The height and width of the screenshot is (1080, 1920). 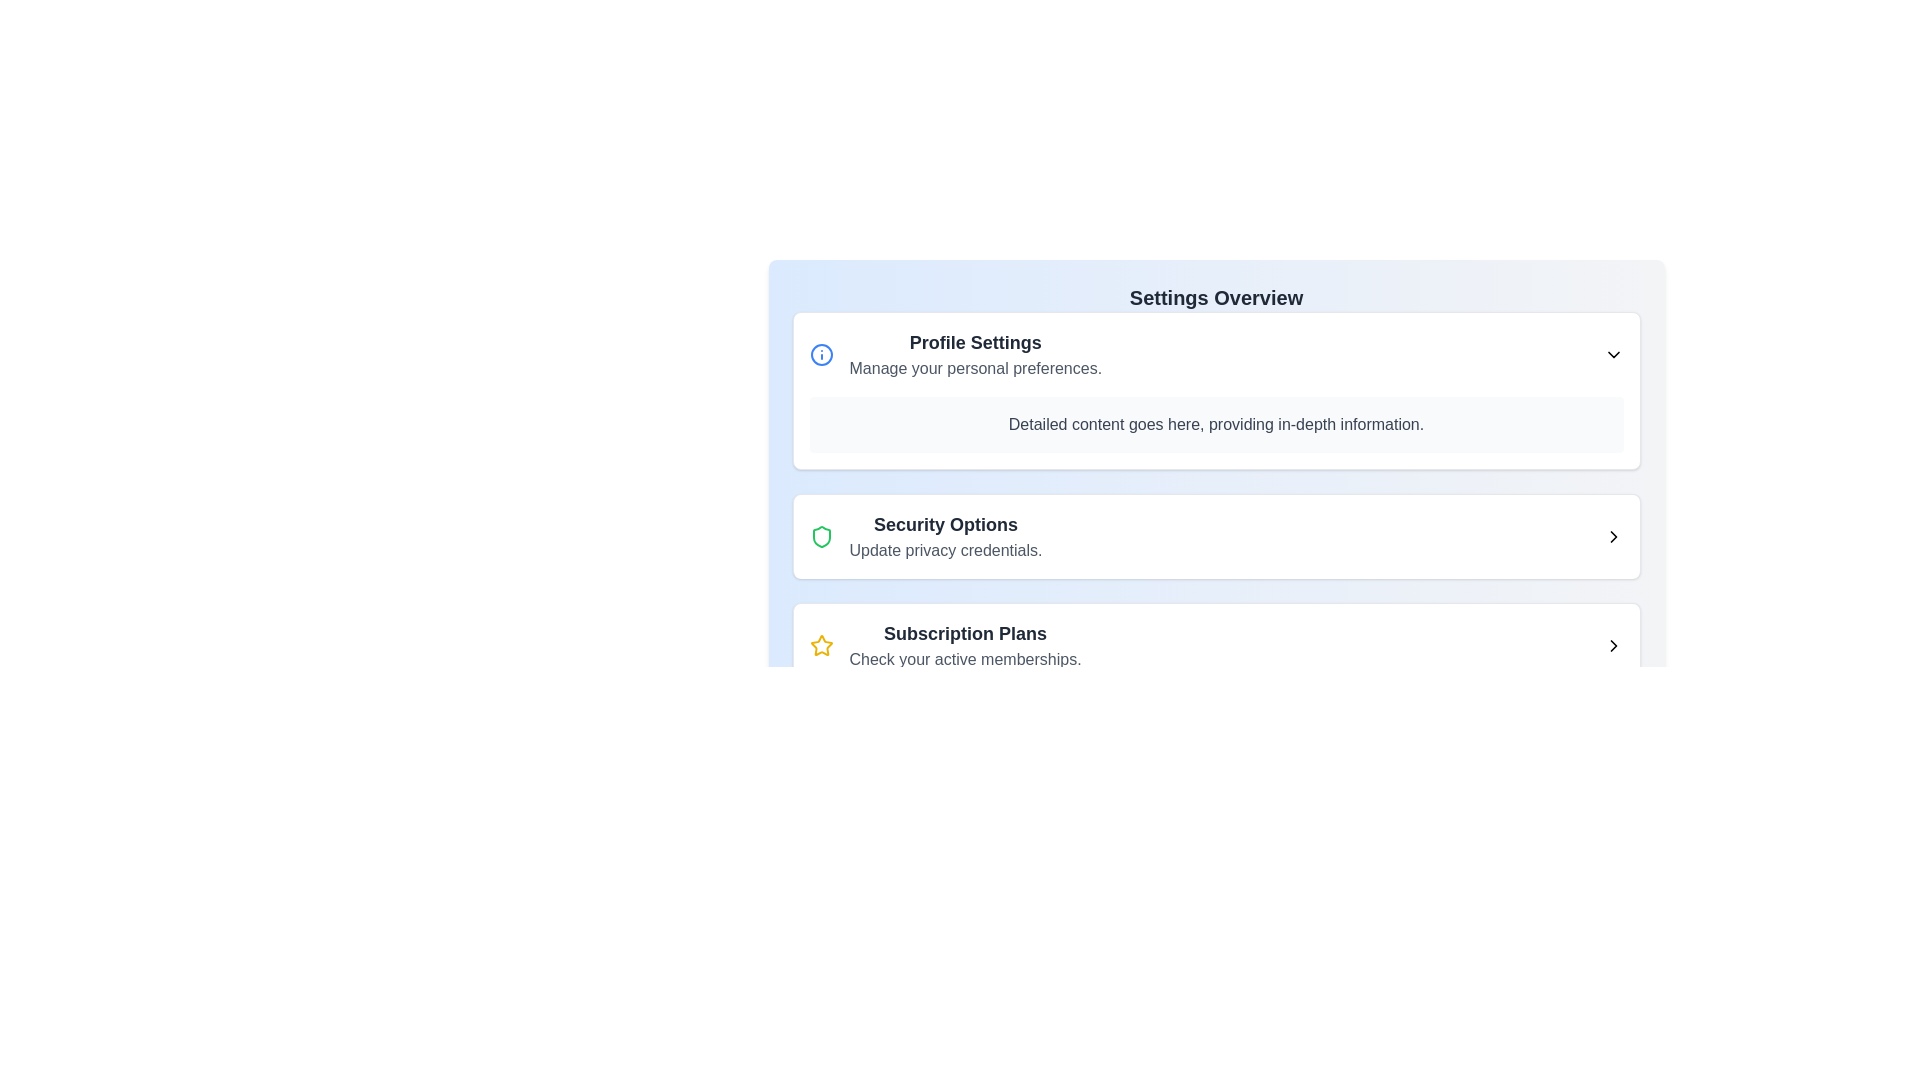 I want to click on the visual representation of the circular blue icon resembling an information symbol, which is located to the left of the 'Profile Settings' header in the 'Settings Overview' panel, so click(x=821, y=353).